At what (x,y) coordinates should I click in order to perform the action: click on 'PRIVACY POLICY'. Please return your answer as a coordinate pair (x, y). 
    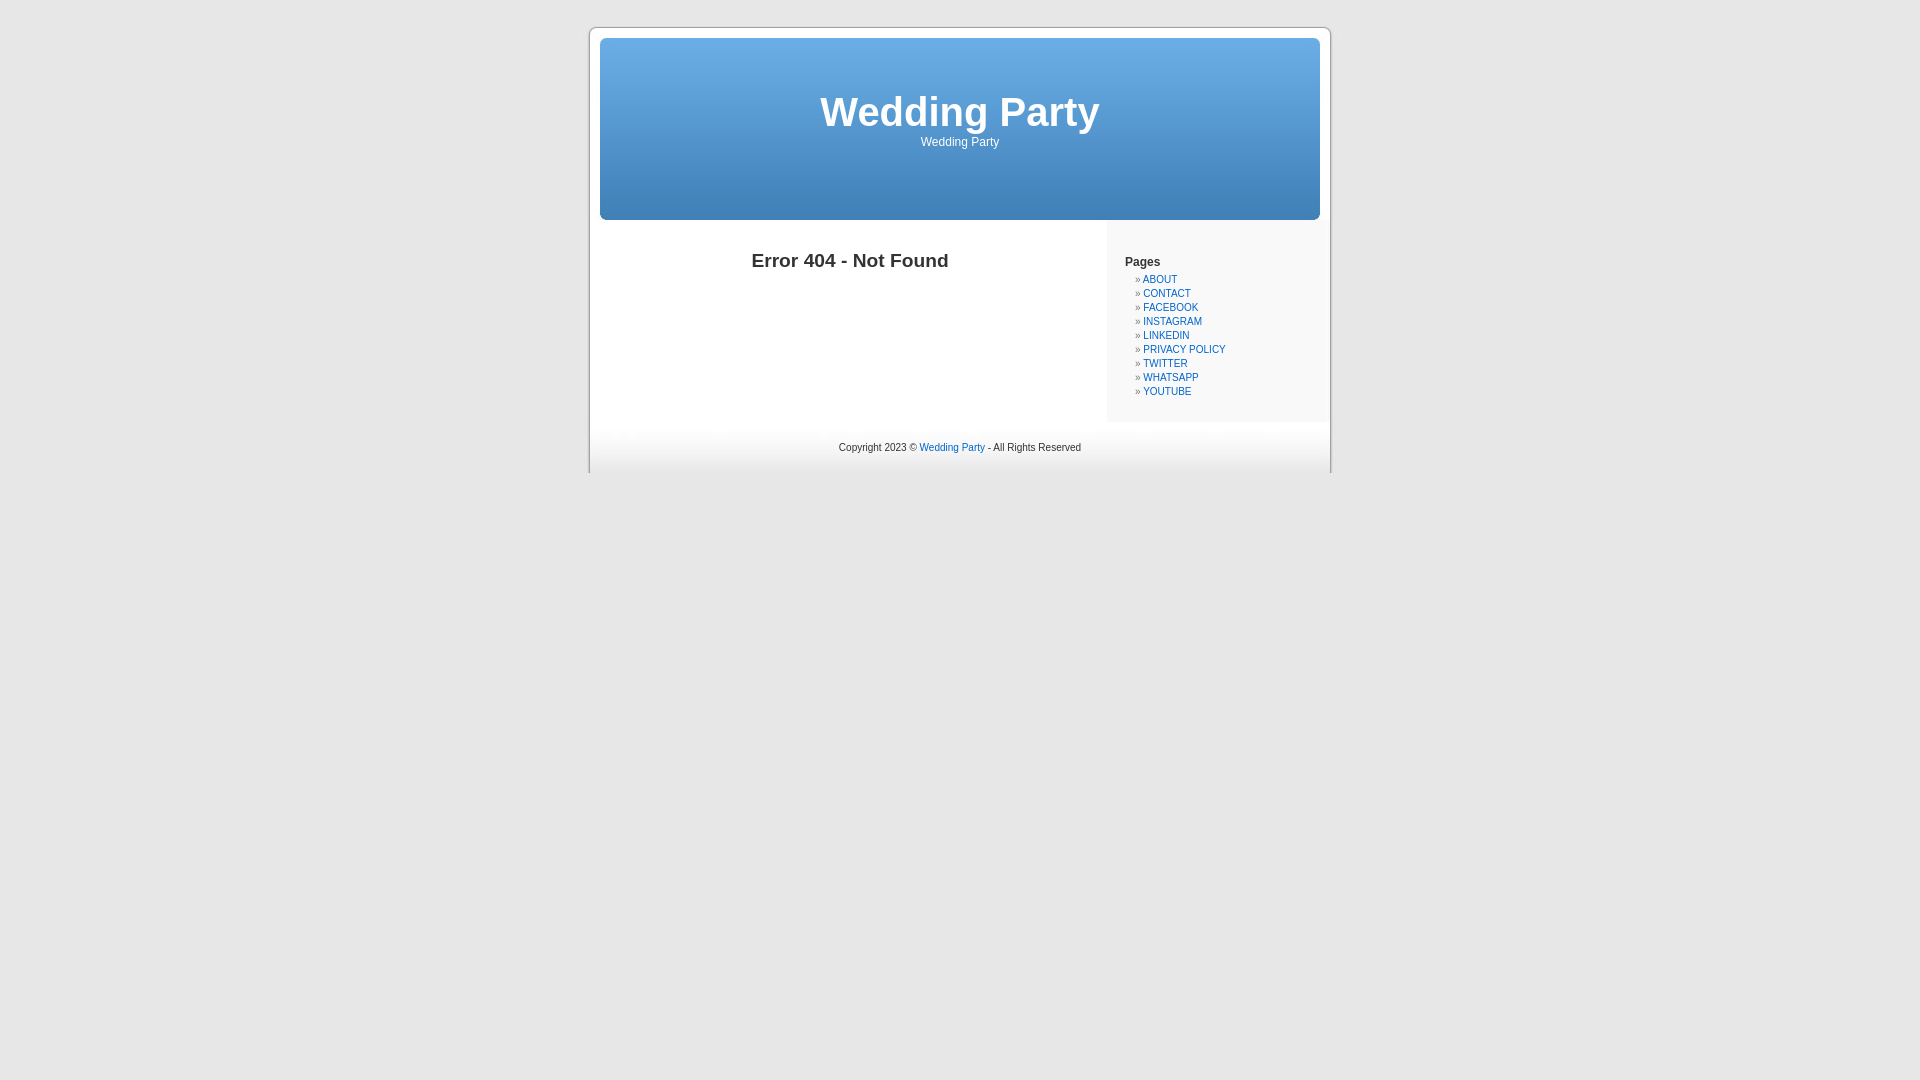
    Looking at the image, I should click on (1184, 348).